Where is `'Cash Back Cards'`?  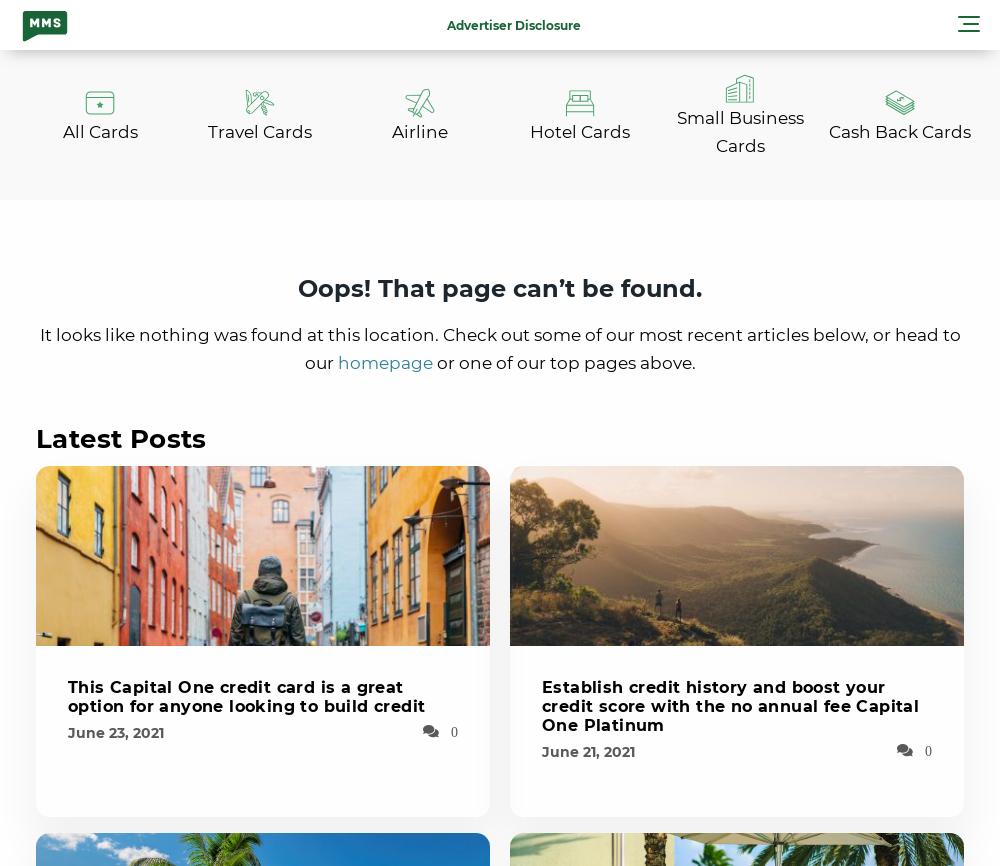 'Cash Back Cards' is located at coordinates (900, 131).